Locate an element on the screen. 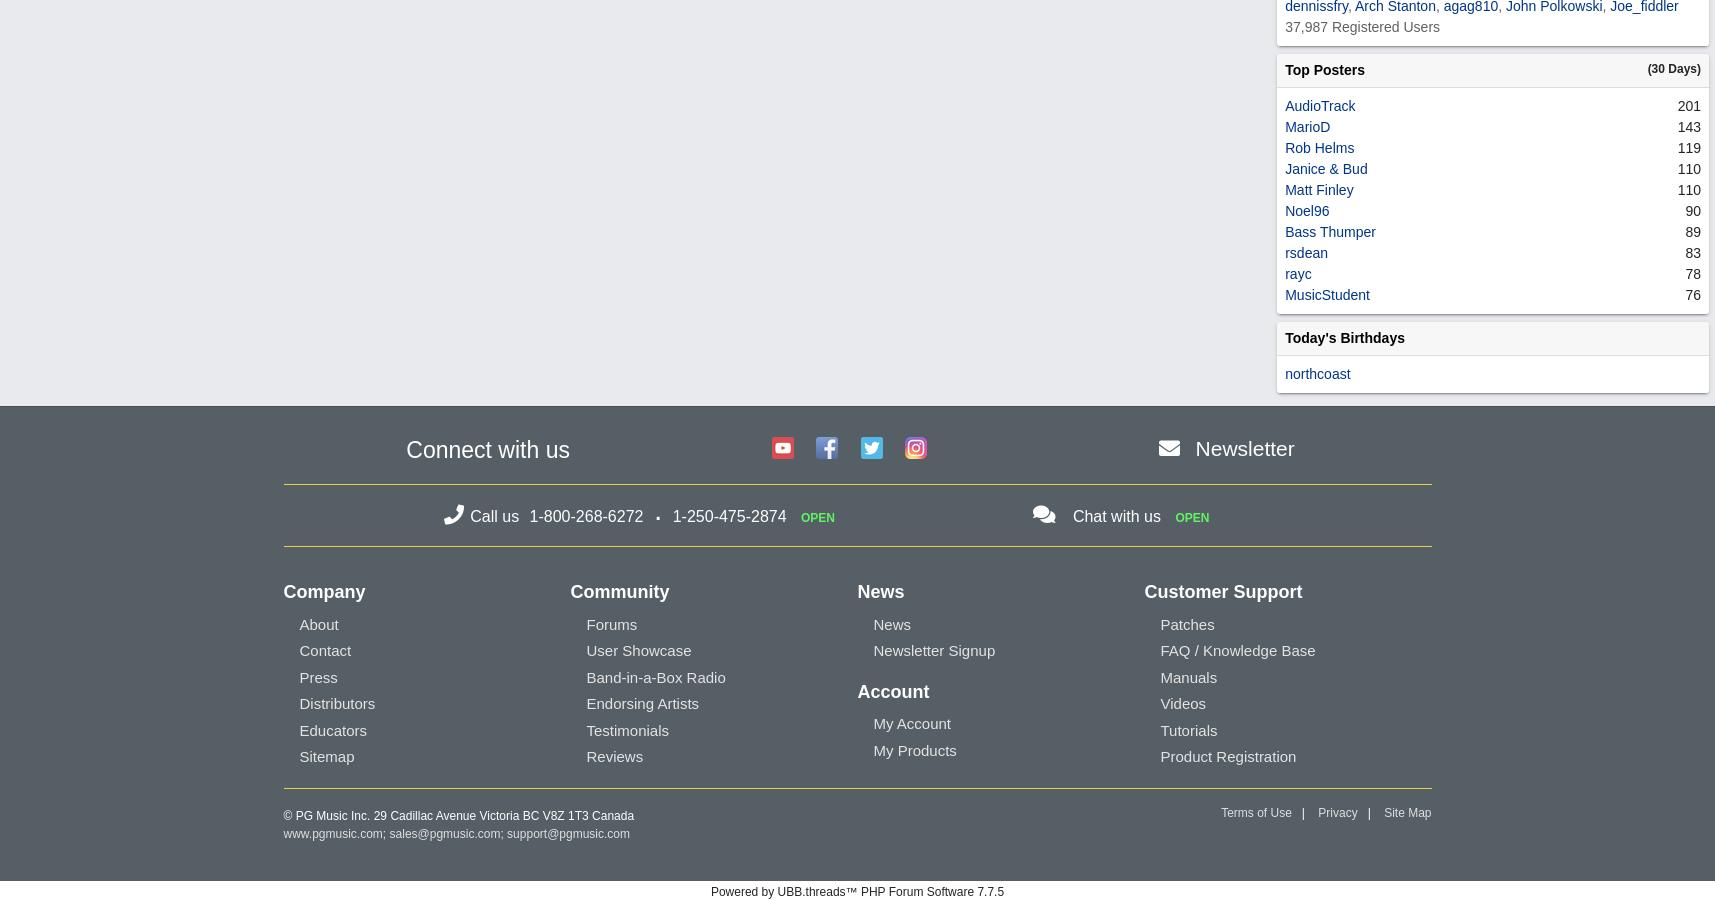 The width and height of the screenshot is (1715, 901). '201' is located at coordinates (1688, 104).